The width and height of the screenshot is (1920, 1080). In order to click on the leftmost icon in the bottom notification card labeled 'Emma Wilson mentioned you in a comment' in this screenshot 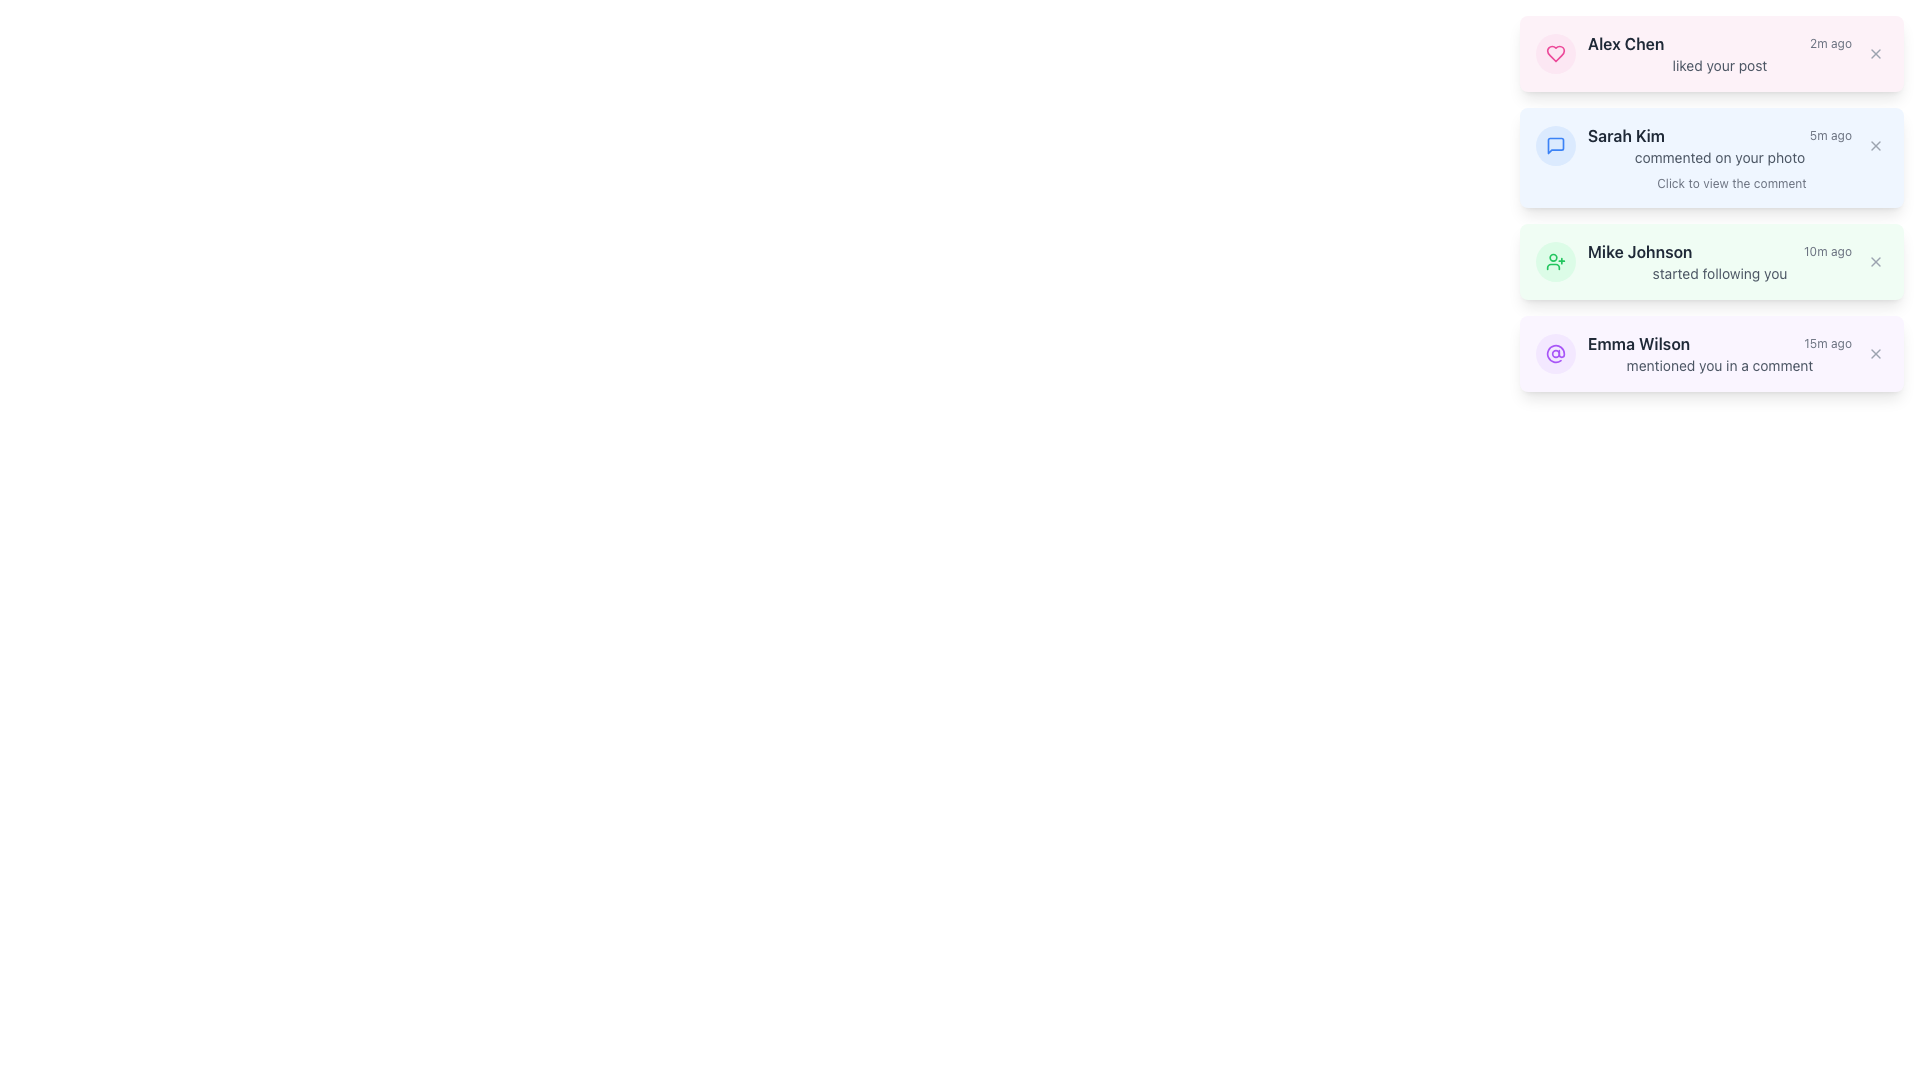, I will do `click(1554, 353)`.